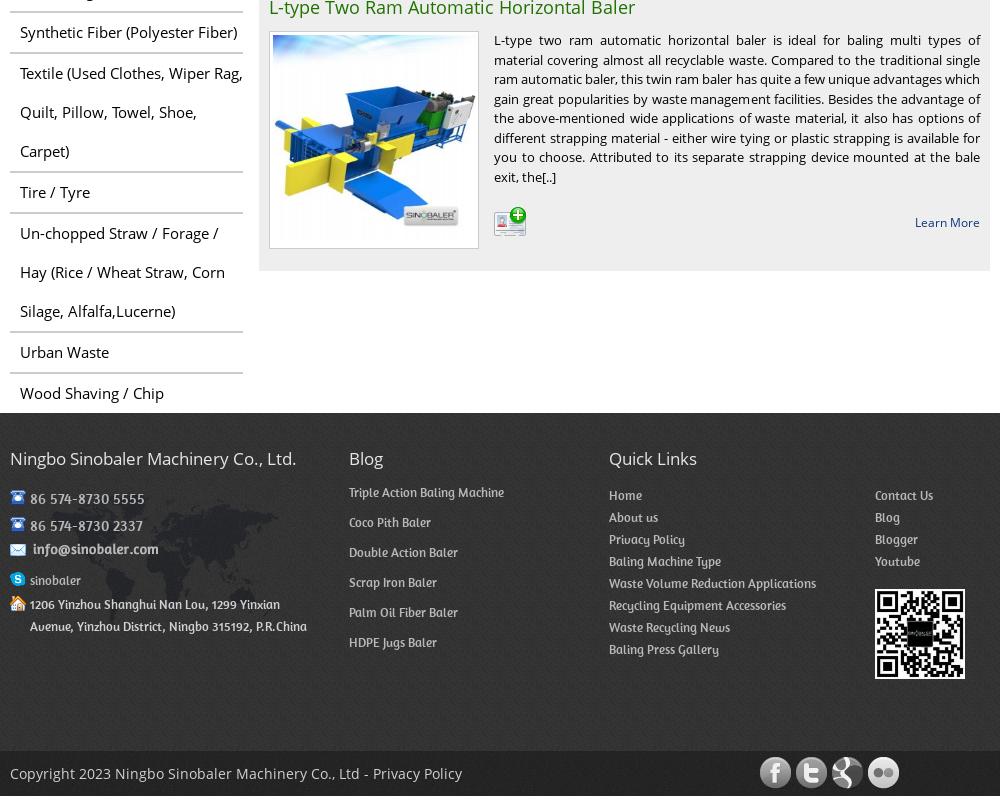  What do you see at coordinates (128, 32) in the screenshot?
I see `'Synthetic Fiber (Polyester Fiber)'` at bounding box center [128, 32].